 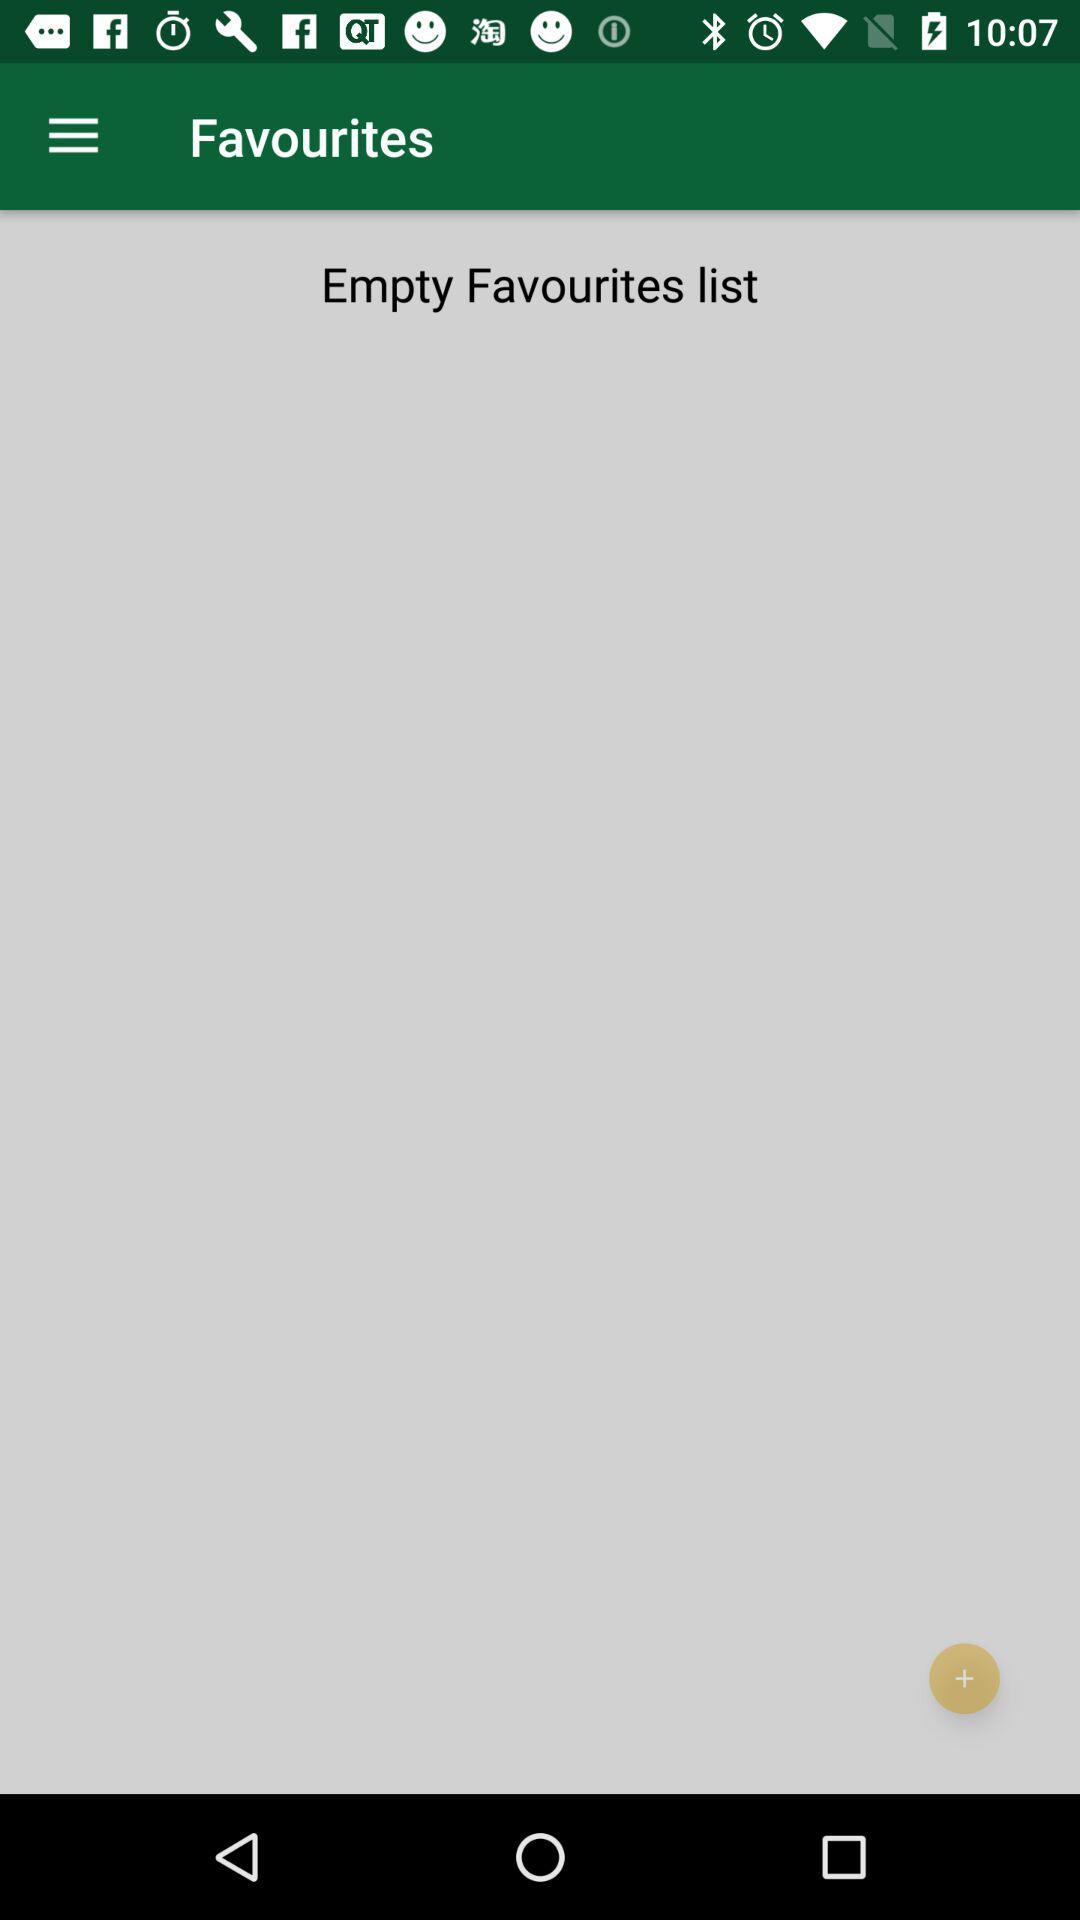 I want to click on empty favourites list, so click(x=540, y=282).